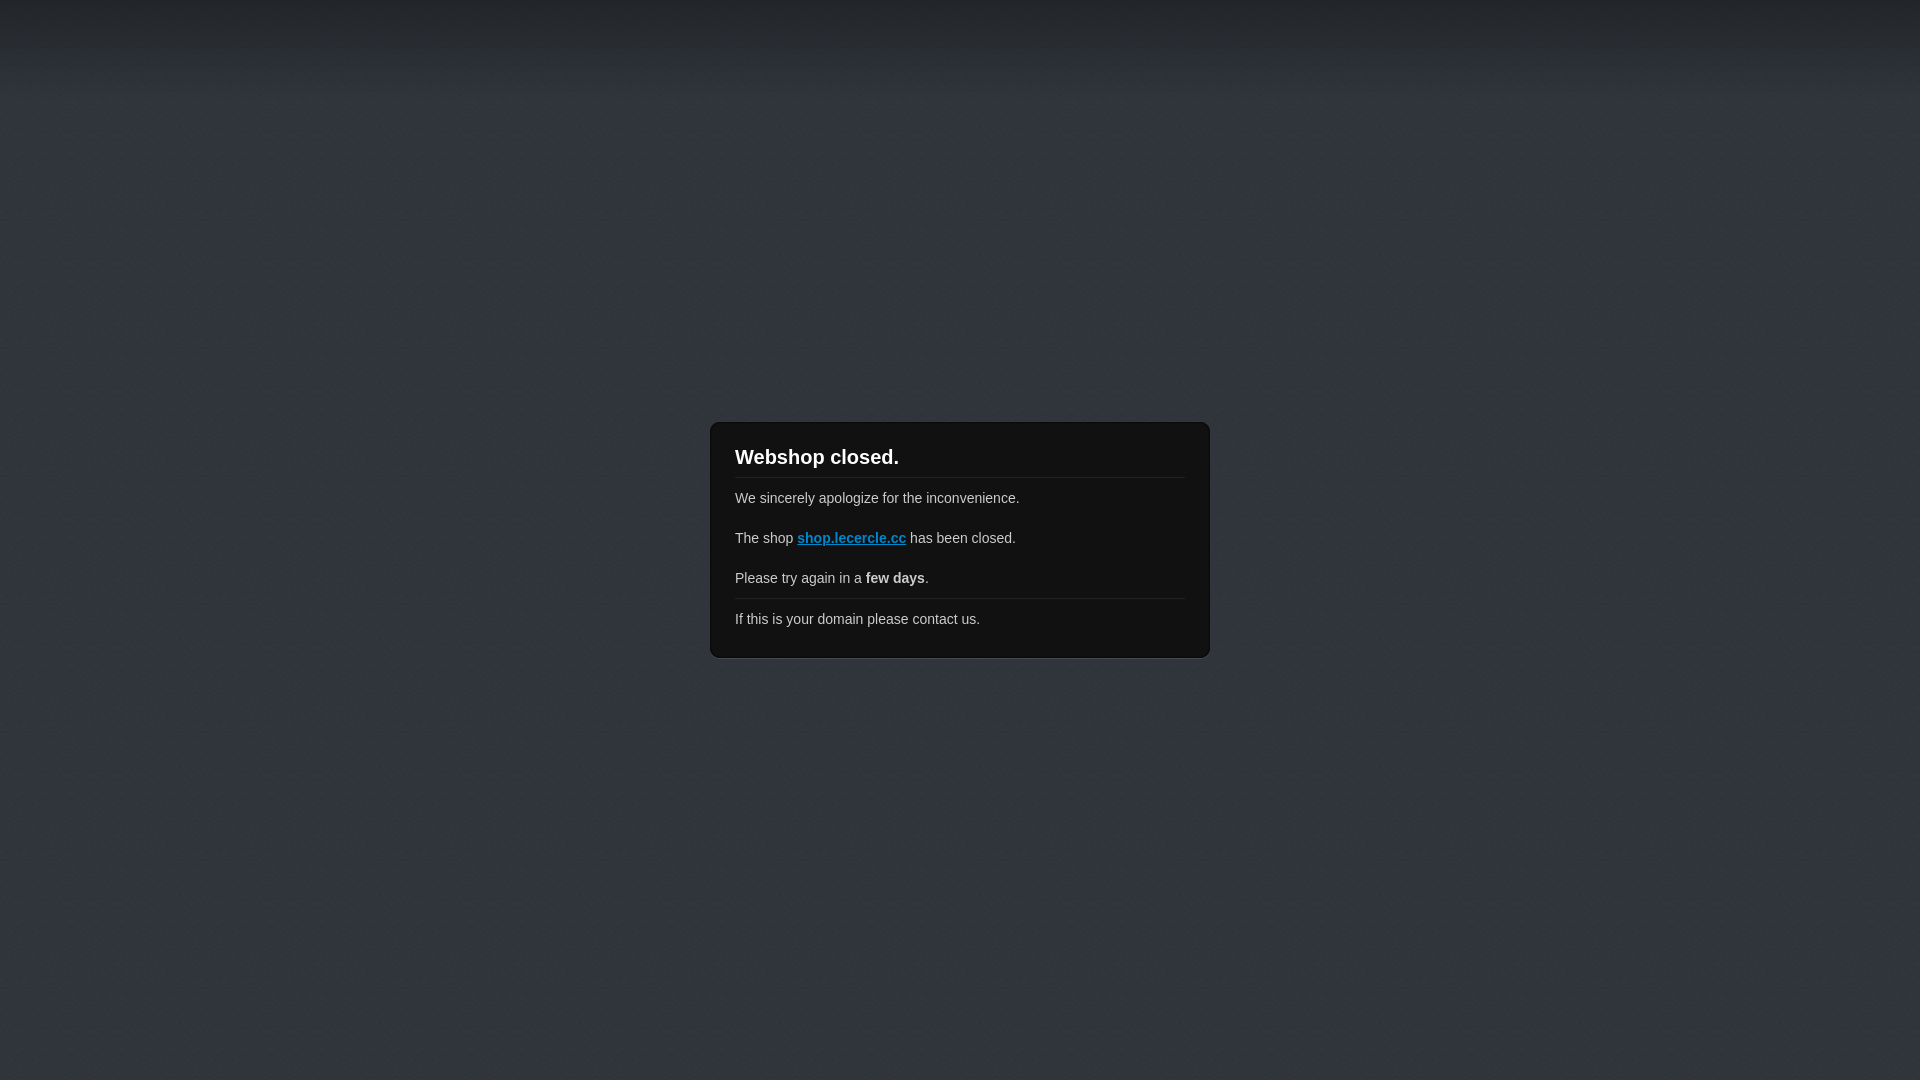 The height and width of the screenshot is (1080, 1920). What do you see at coordinates (851, 536) in the screenshot?
I see `'shop.lecercle.cc'` at bounding box center [851, 536].